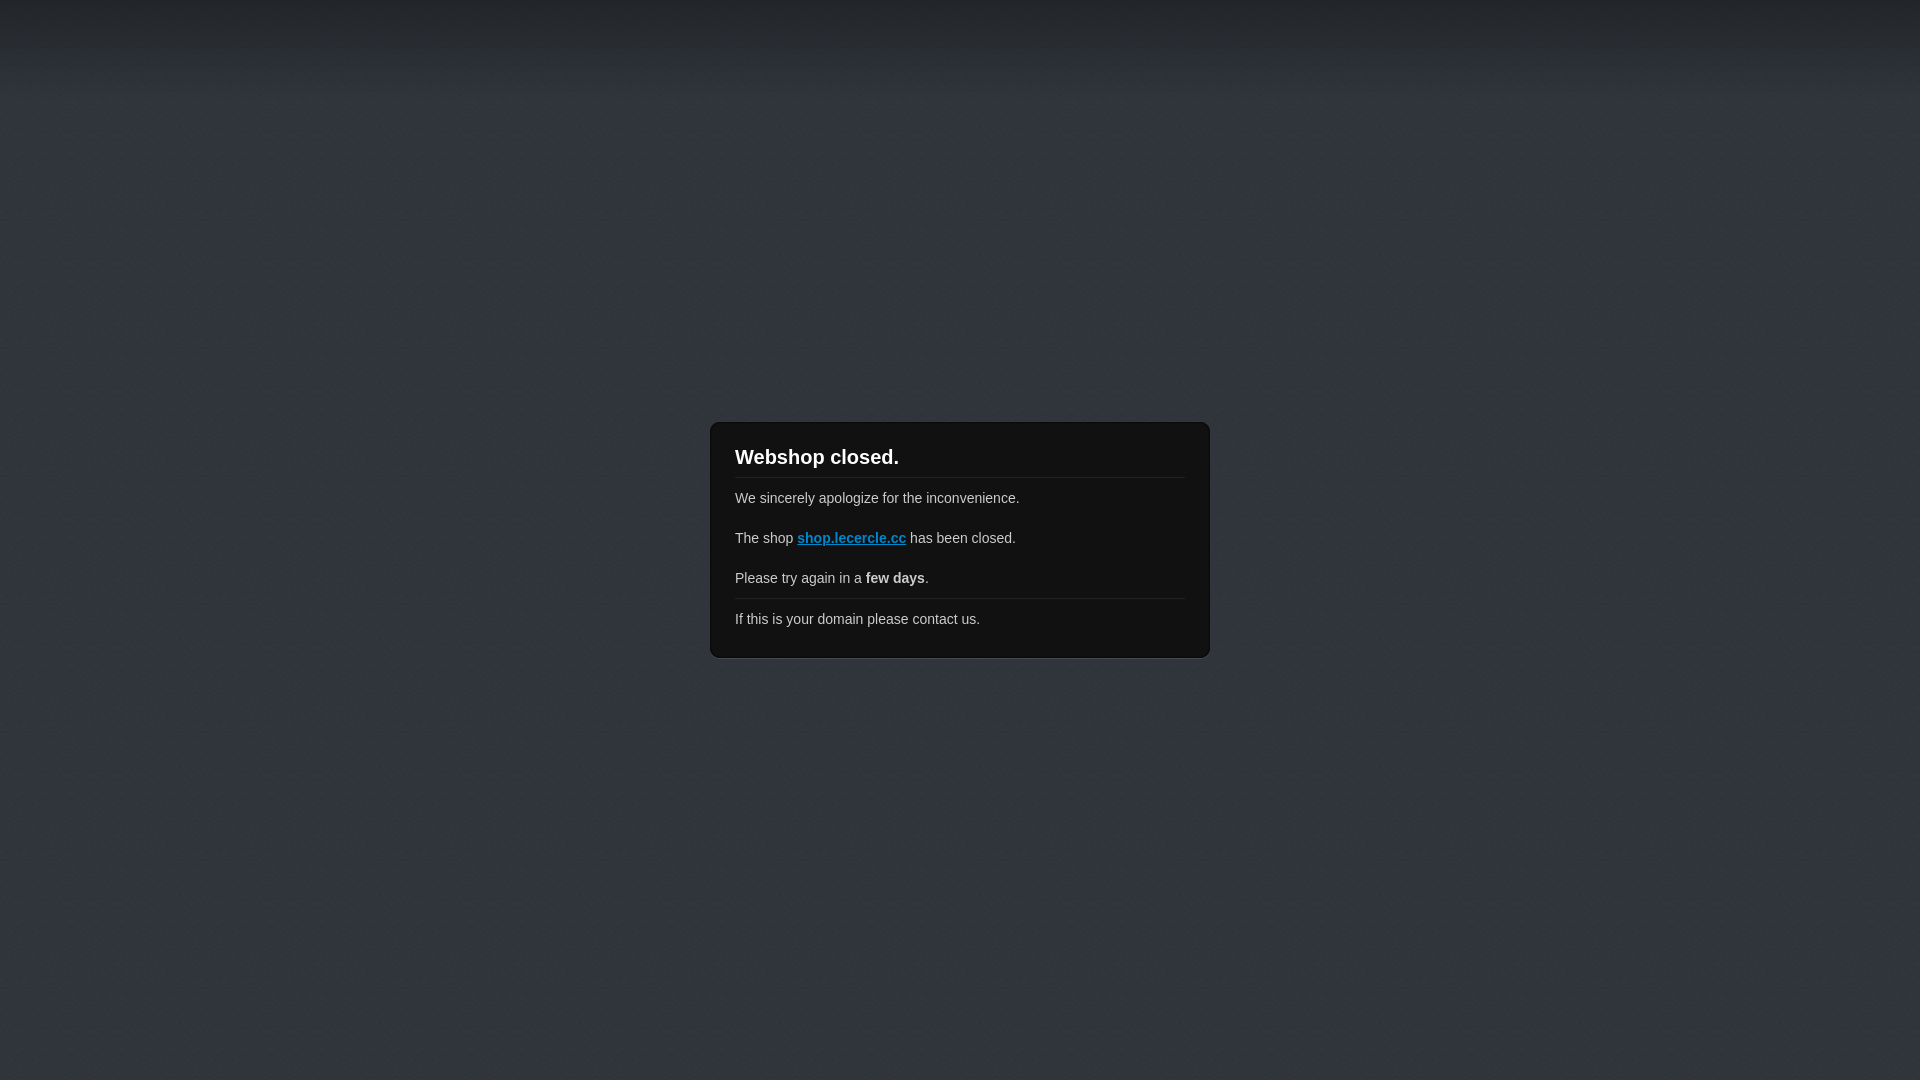 The height and width of the screenshot is (1080, 1920). What do you see at coordinates (851, 536) in the screenshot?
I see `'shop.lecercle.cc'` at bounding box center [851, 536].